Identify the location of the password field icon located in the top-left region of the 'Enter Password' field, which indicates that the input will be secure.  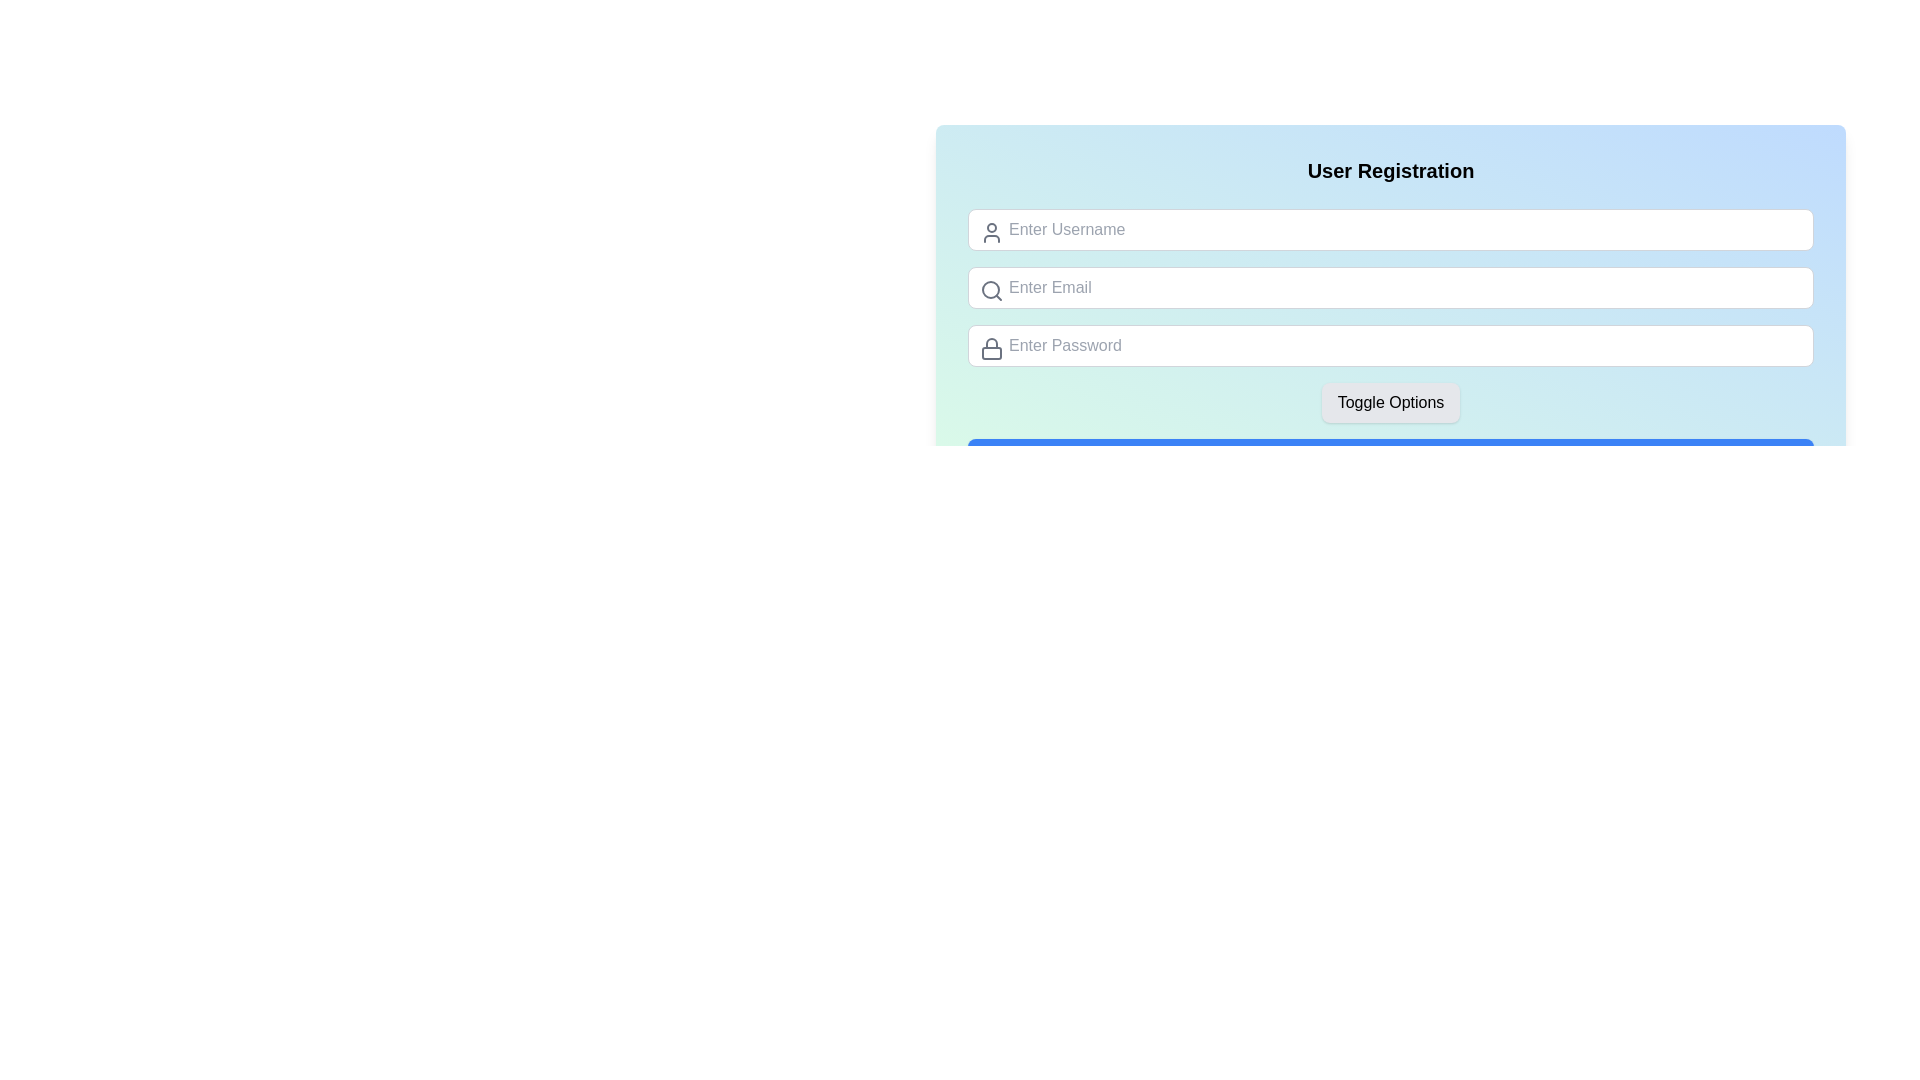
(992, 347).